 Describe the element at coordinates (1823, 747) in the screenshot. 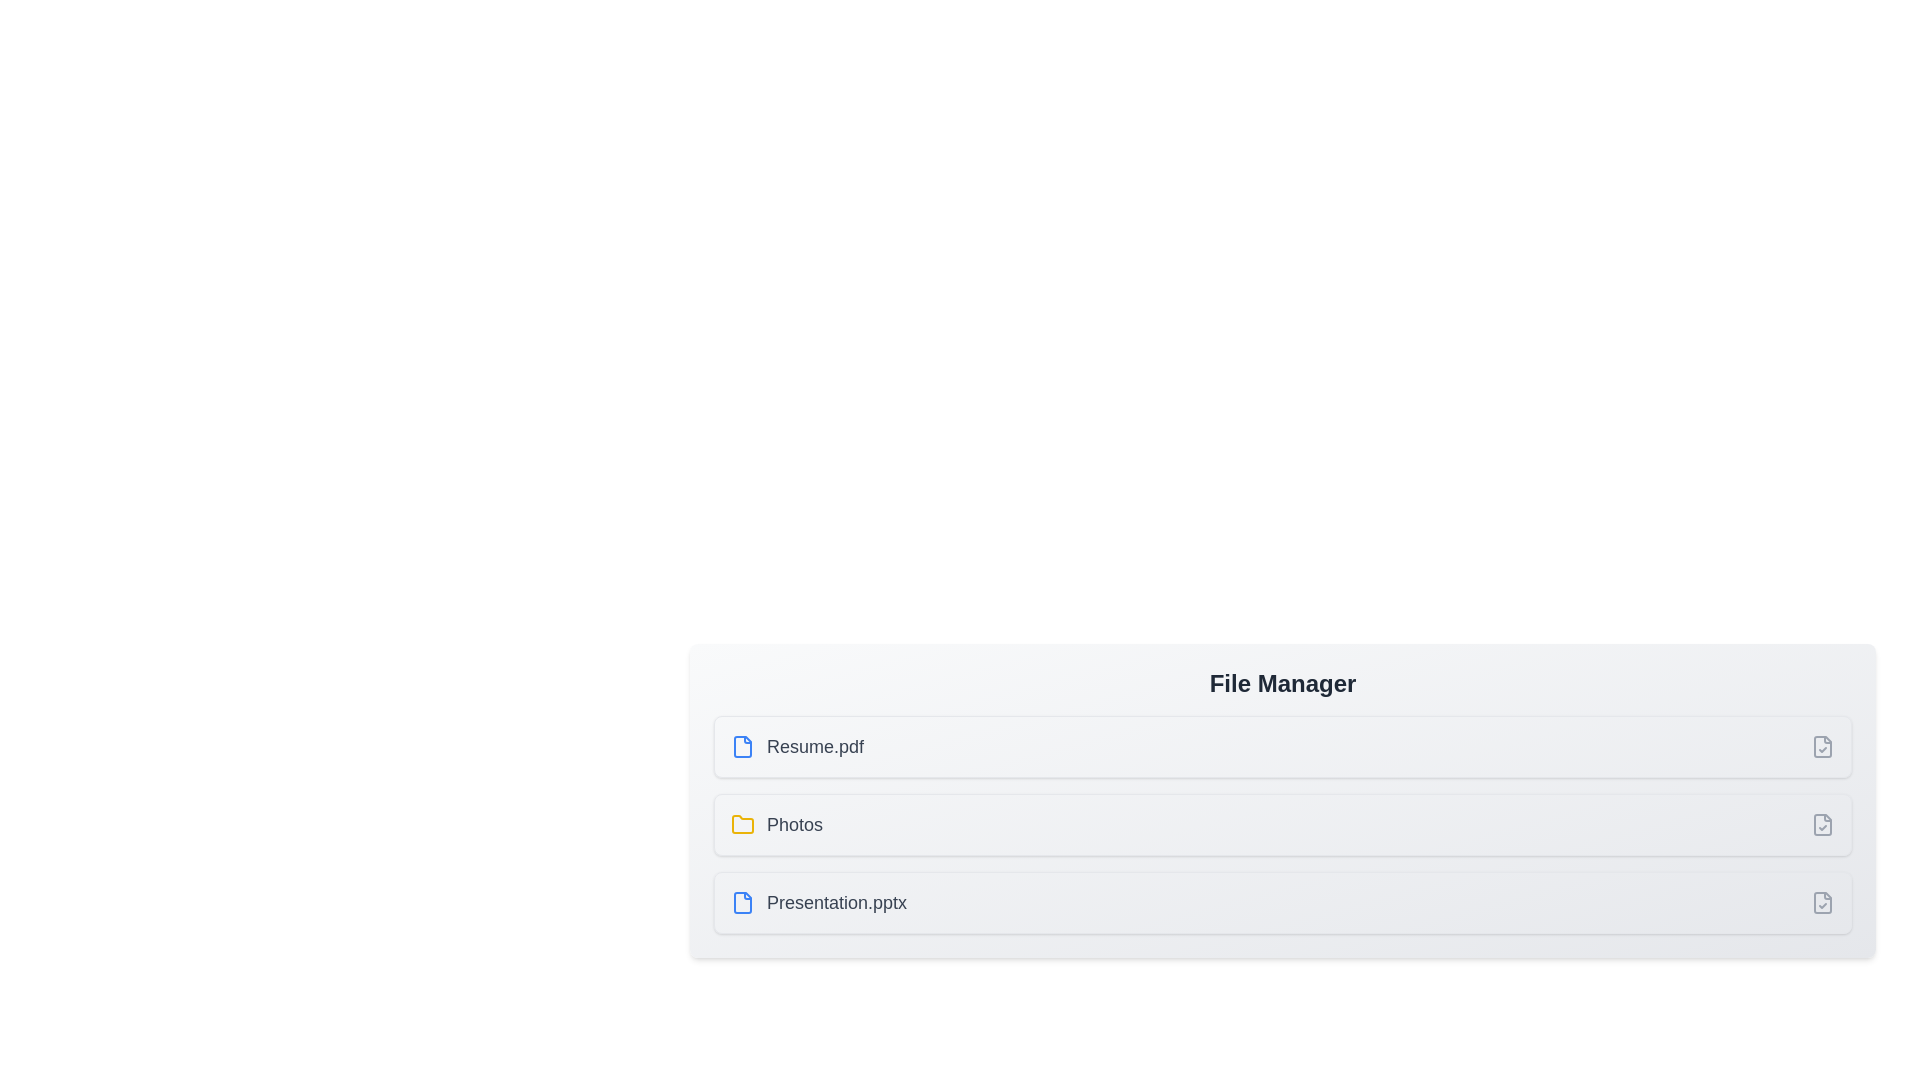

I see `the item corresponding to Resume.pdf by clicking its checkbox` at that location.